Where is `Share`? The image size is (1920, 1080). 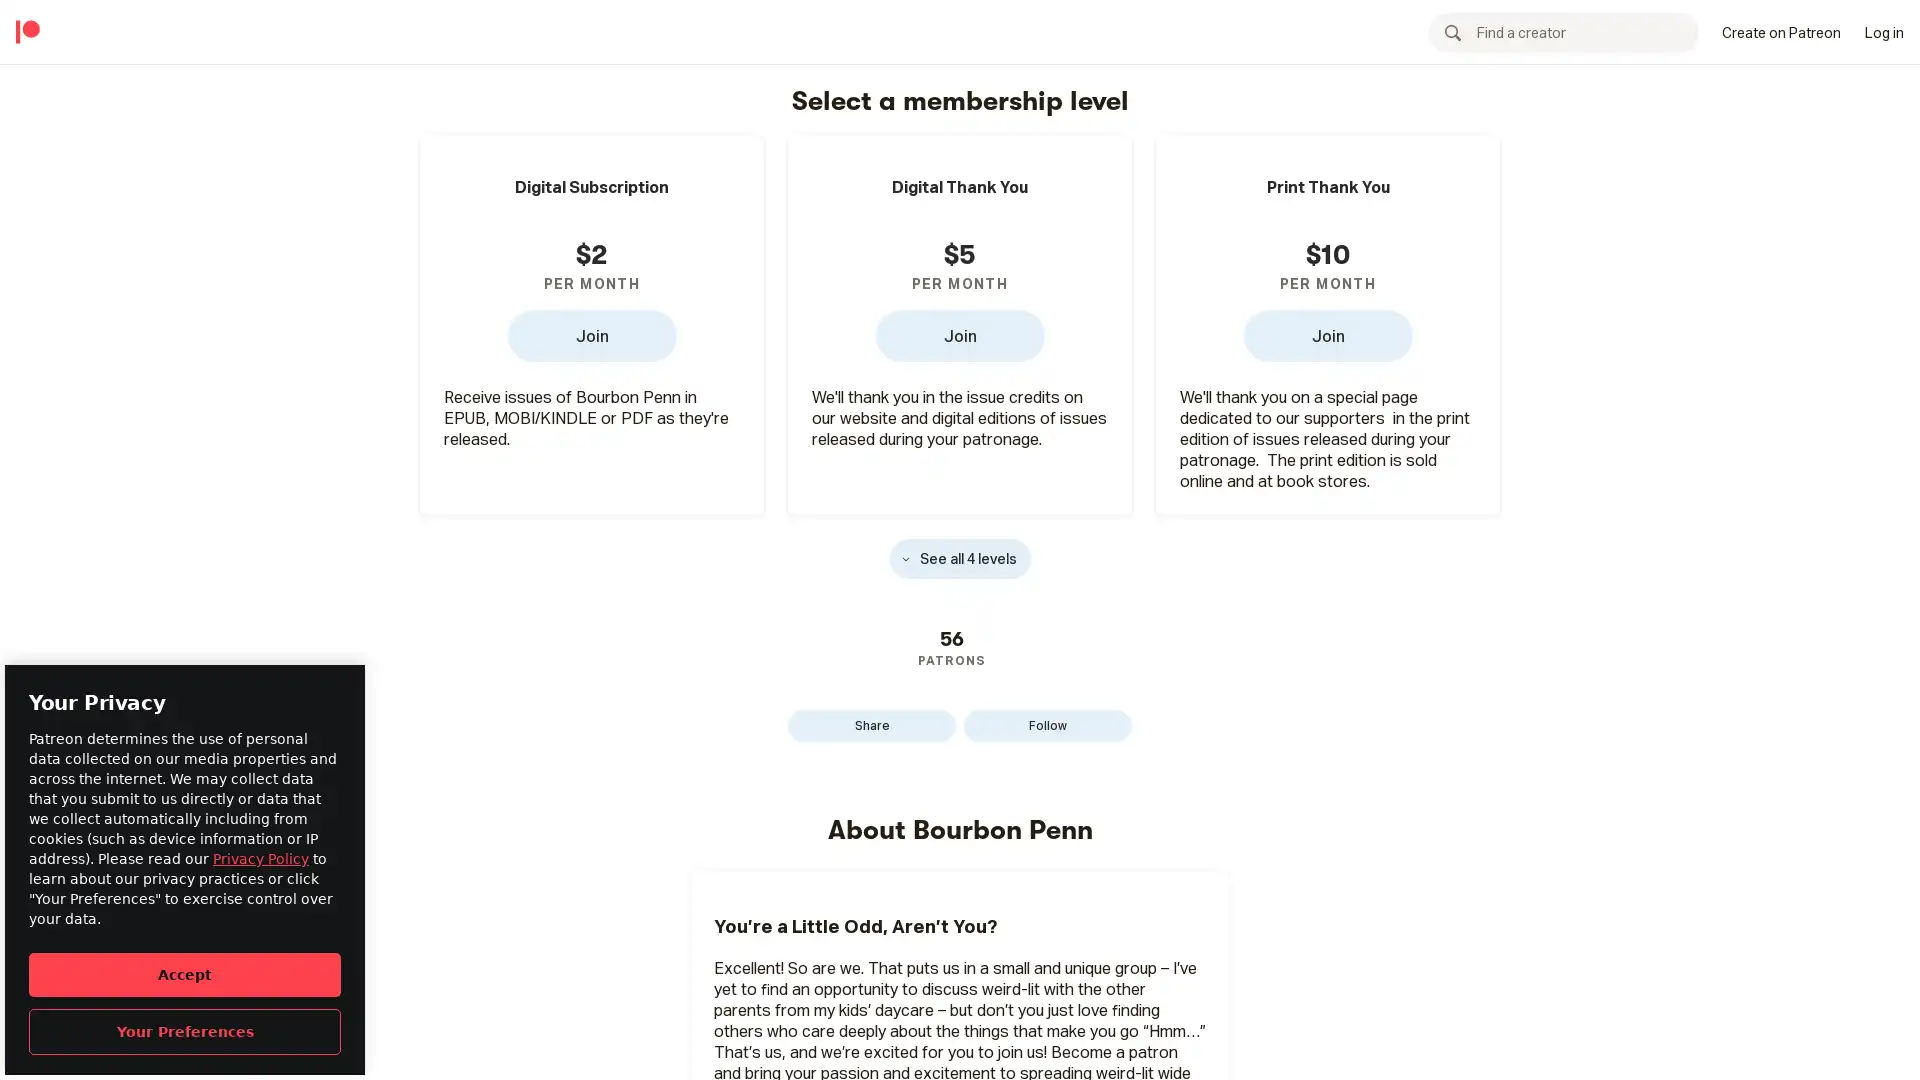 Share is located at coordinates (872, 725).